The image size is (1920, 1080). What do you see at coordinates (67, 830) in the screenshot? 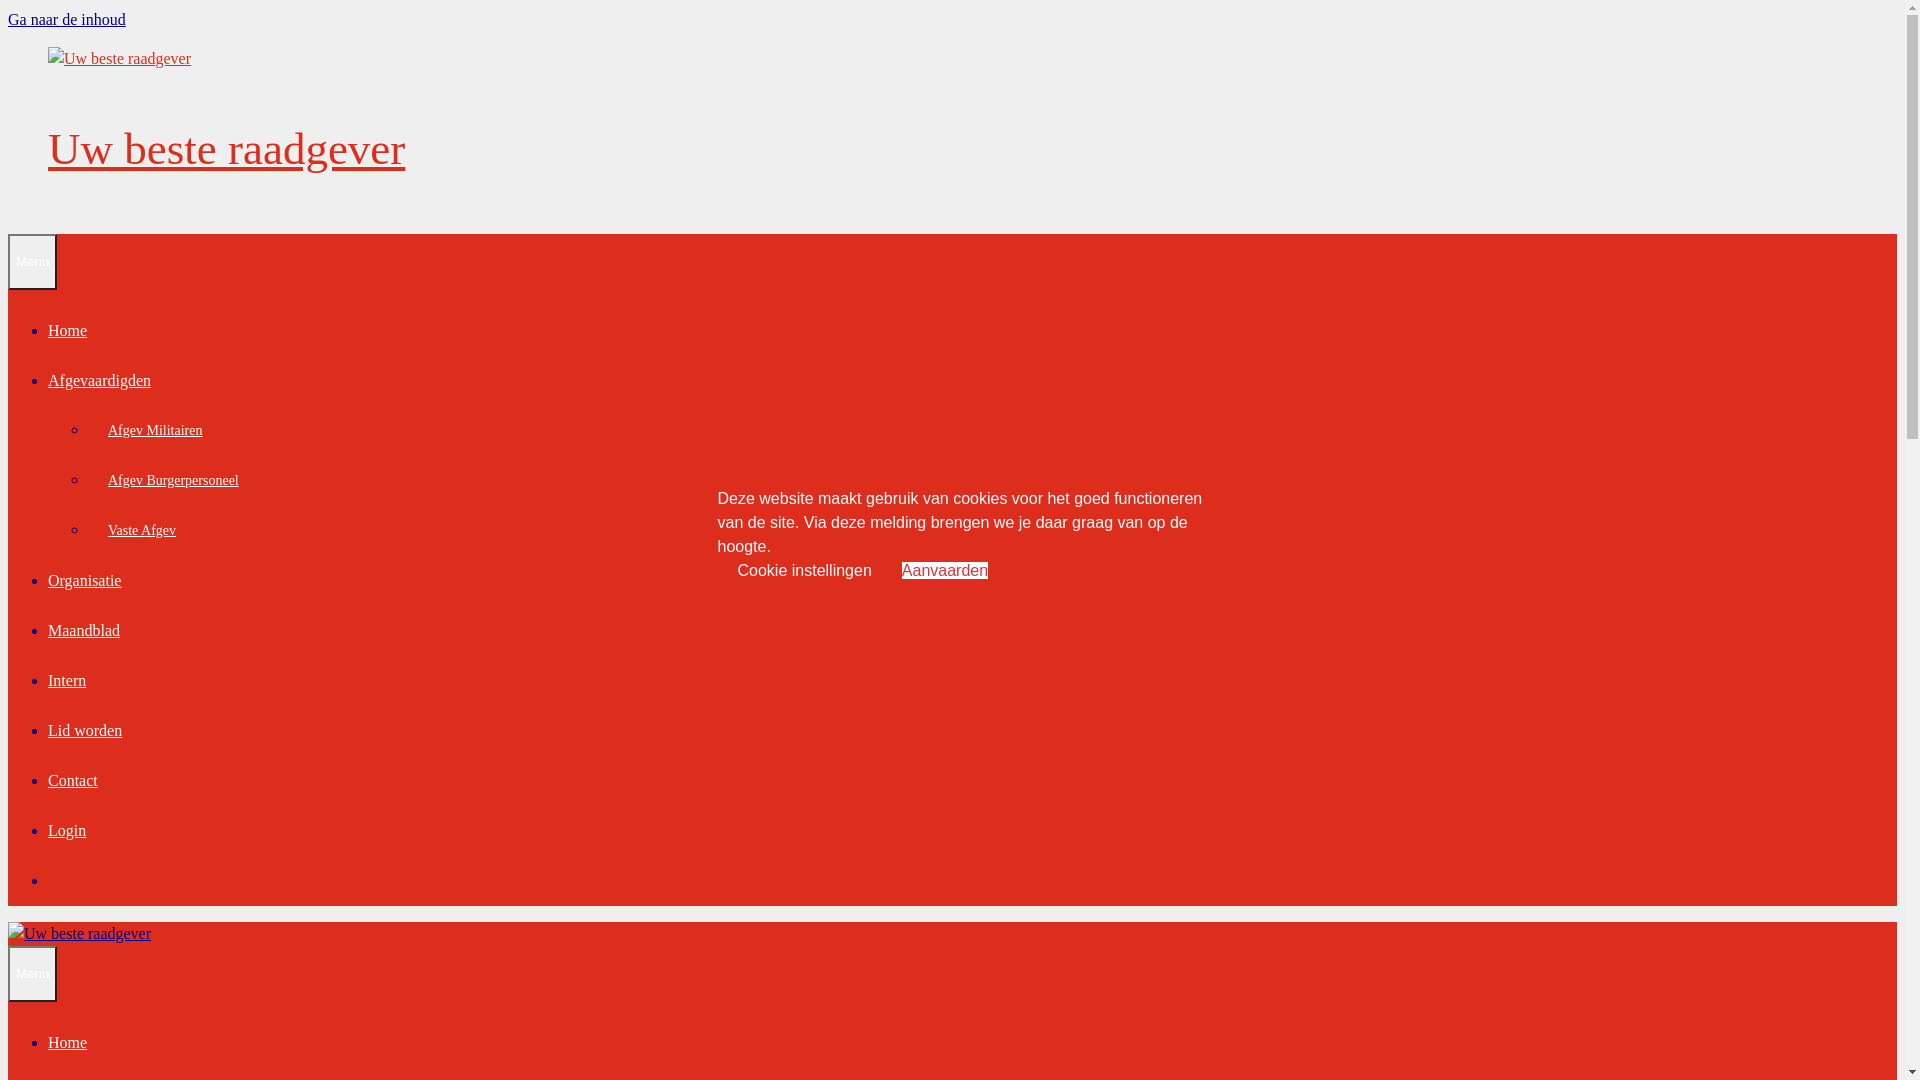
I see `'Login'` at bounding box center [67, 830].